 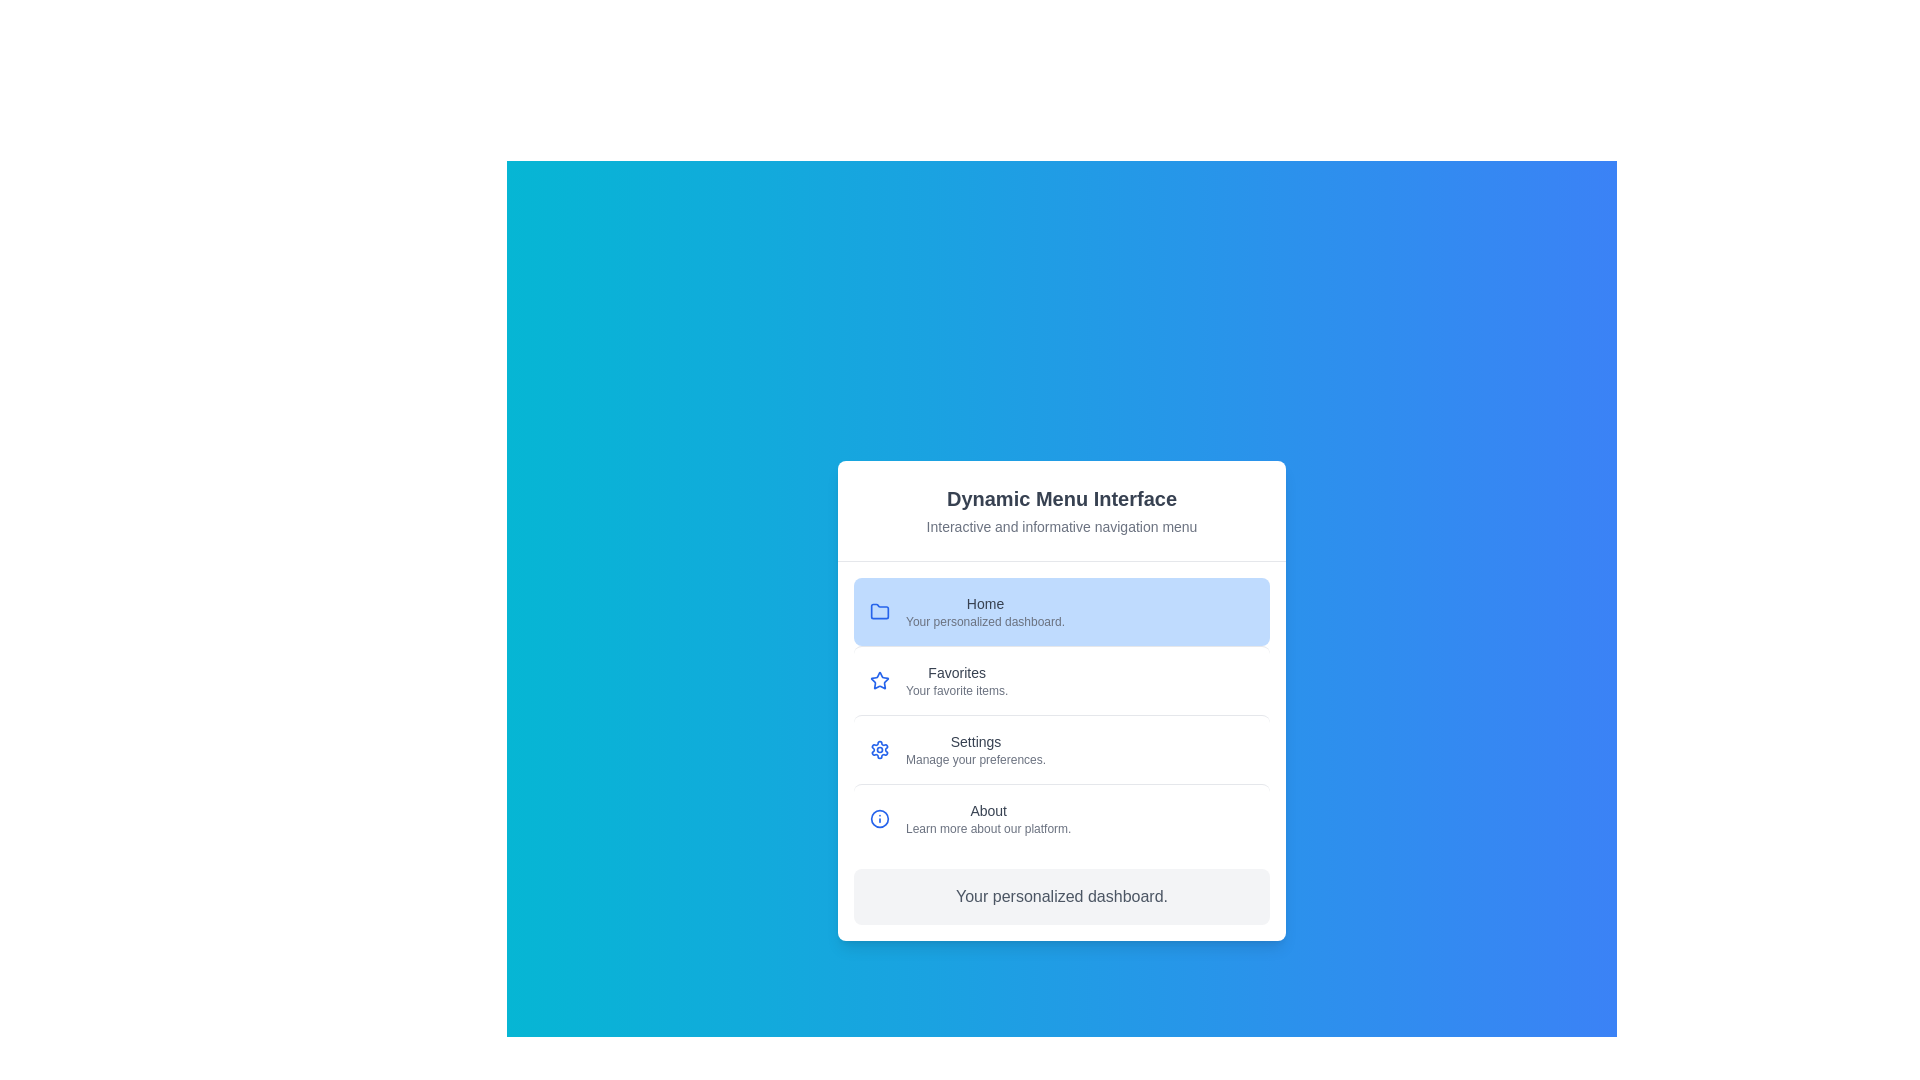 What do you see at coordinates (1060, 749) in the screenshot?
I see `the menu item Settings to display its description` at bounding box center [1060, 749].